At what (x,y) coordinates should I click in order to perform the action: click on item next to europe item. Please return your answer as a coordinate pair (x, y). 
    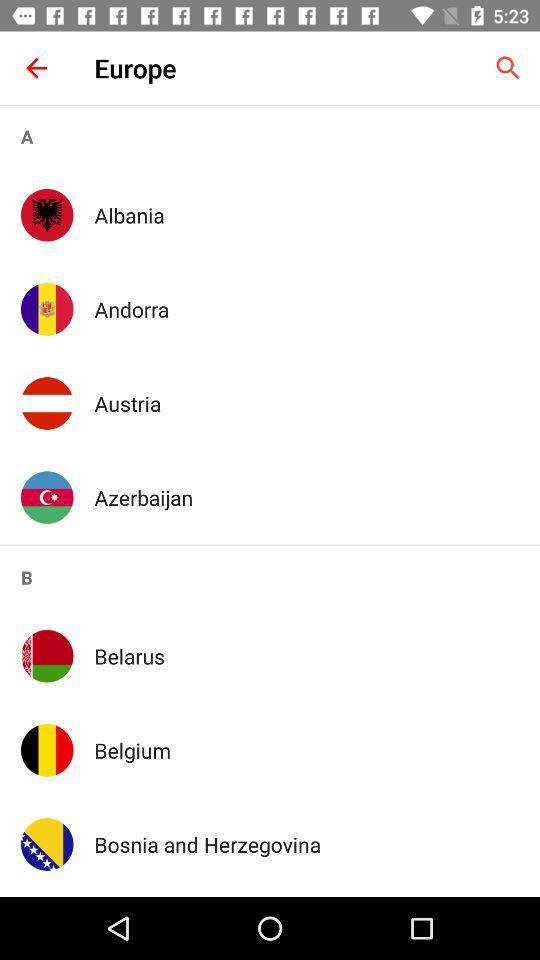
    Looking at the image, I should click on (36, 68).